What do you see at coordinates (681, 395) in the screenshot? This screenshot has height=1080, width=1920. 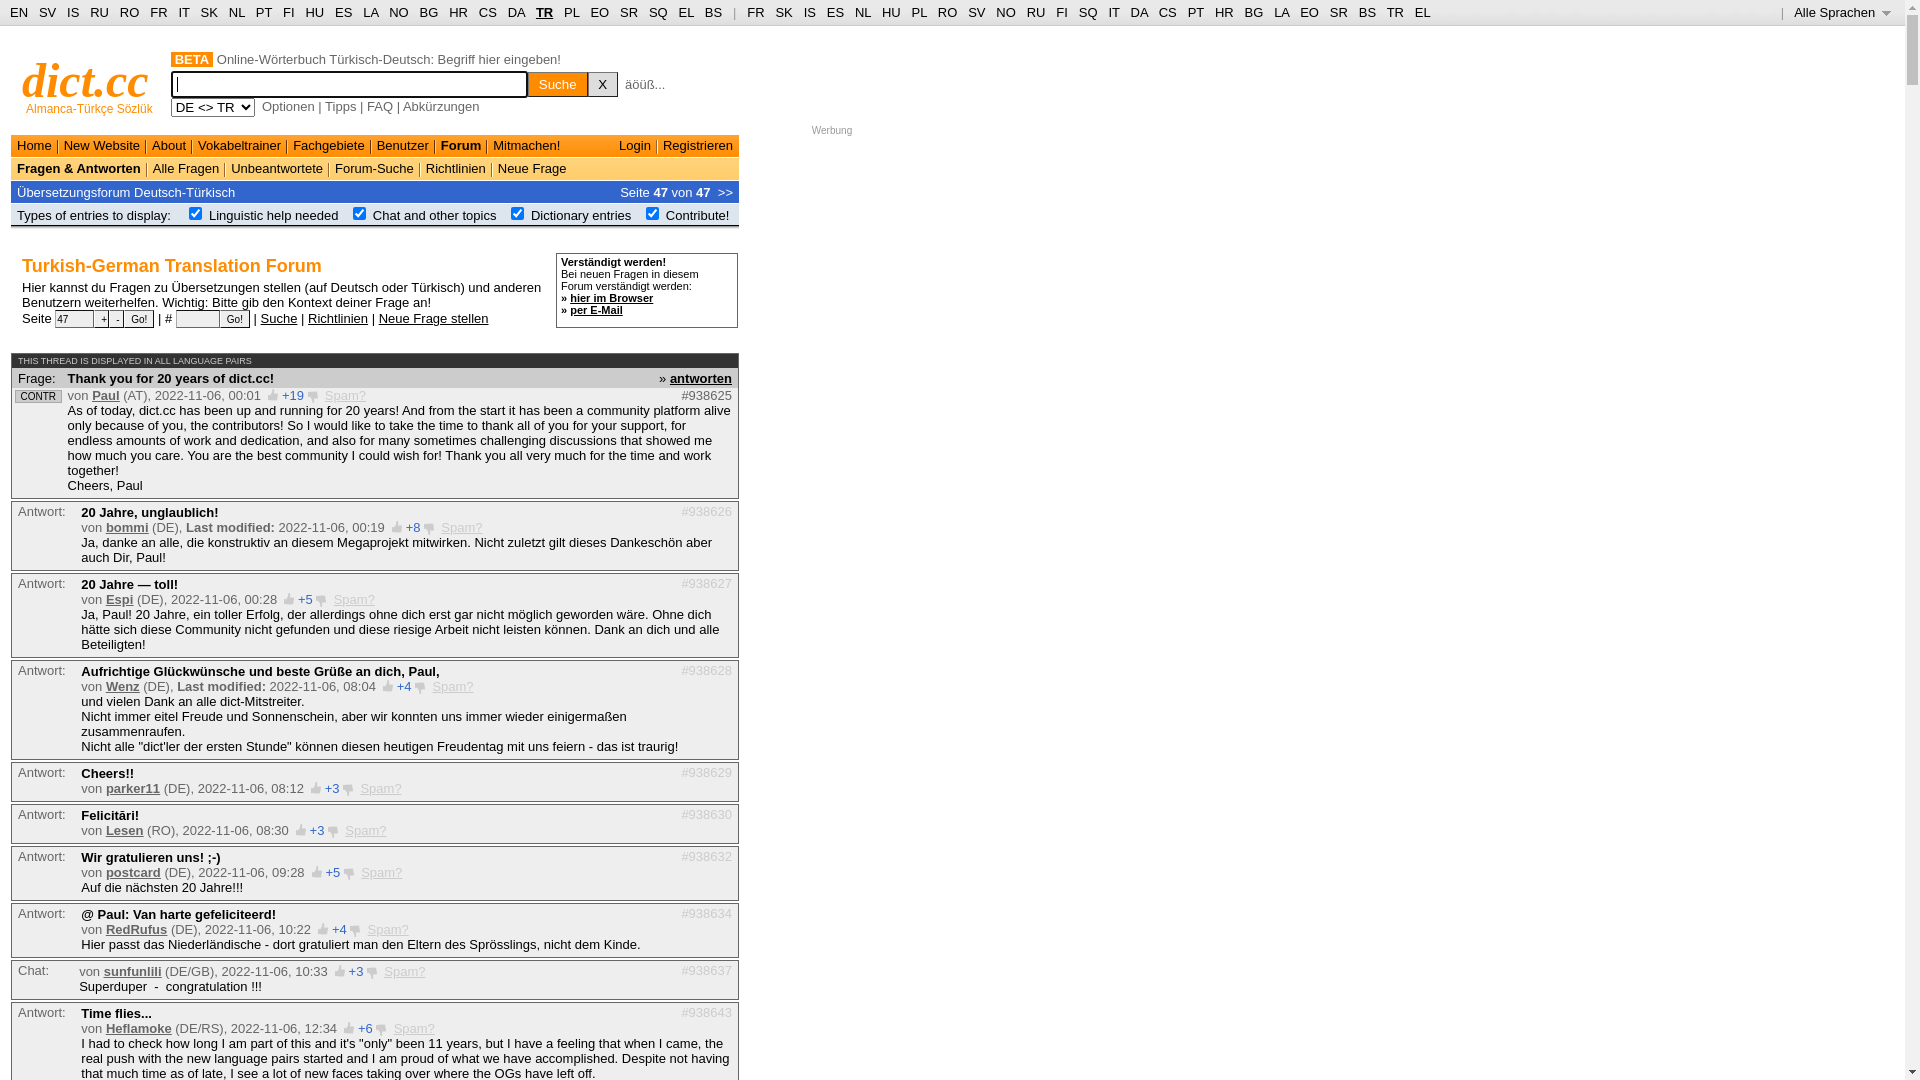 I see `'#938625'` at bounding box center [681, 395].